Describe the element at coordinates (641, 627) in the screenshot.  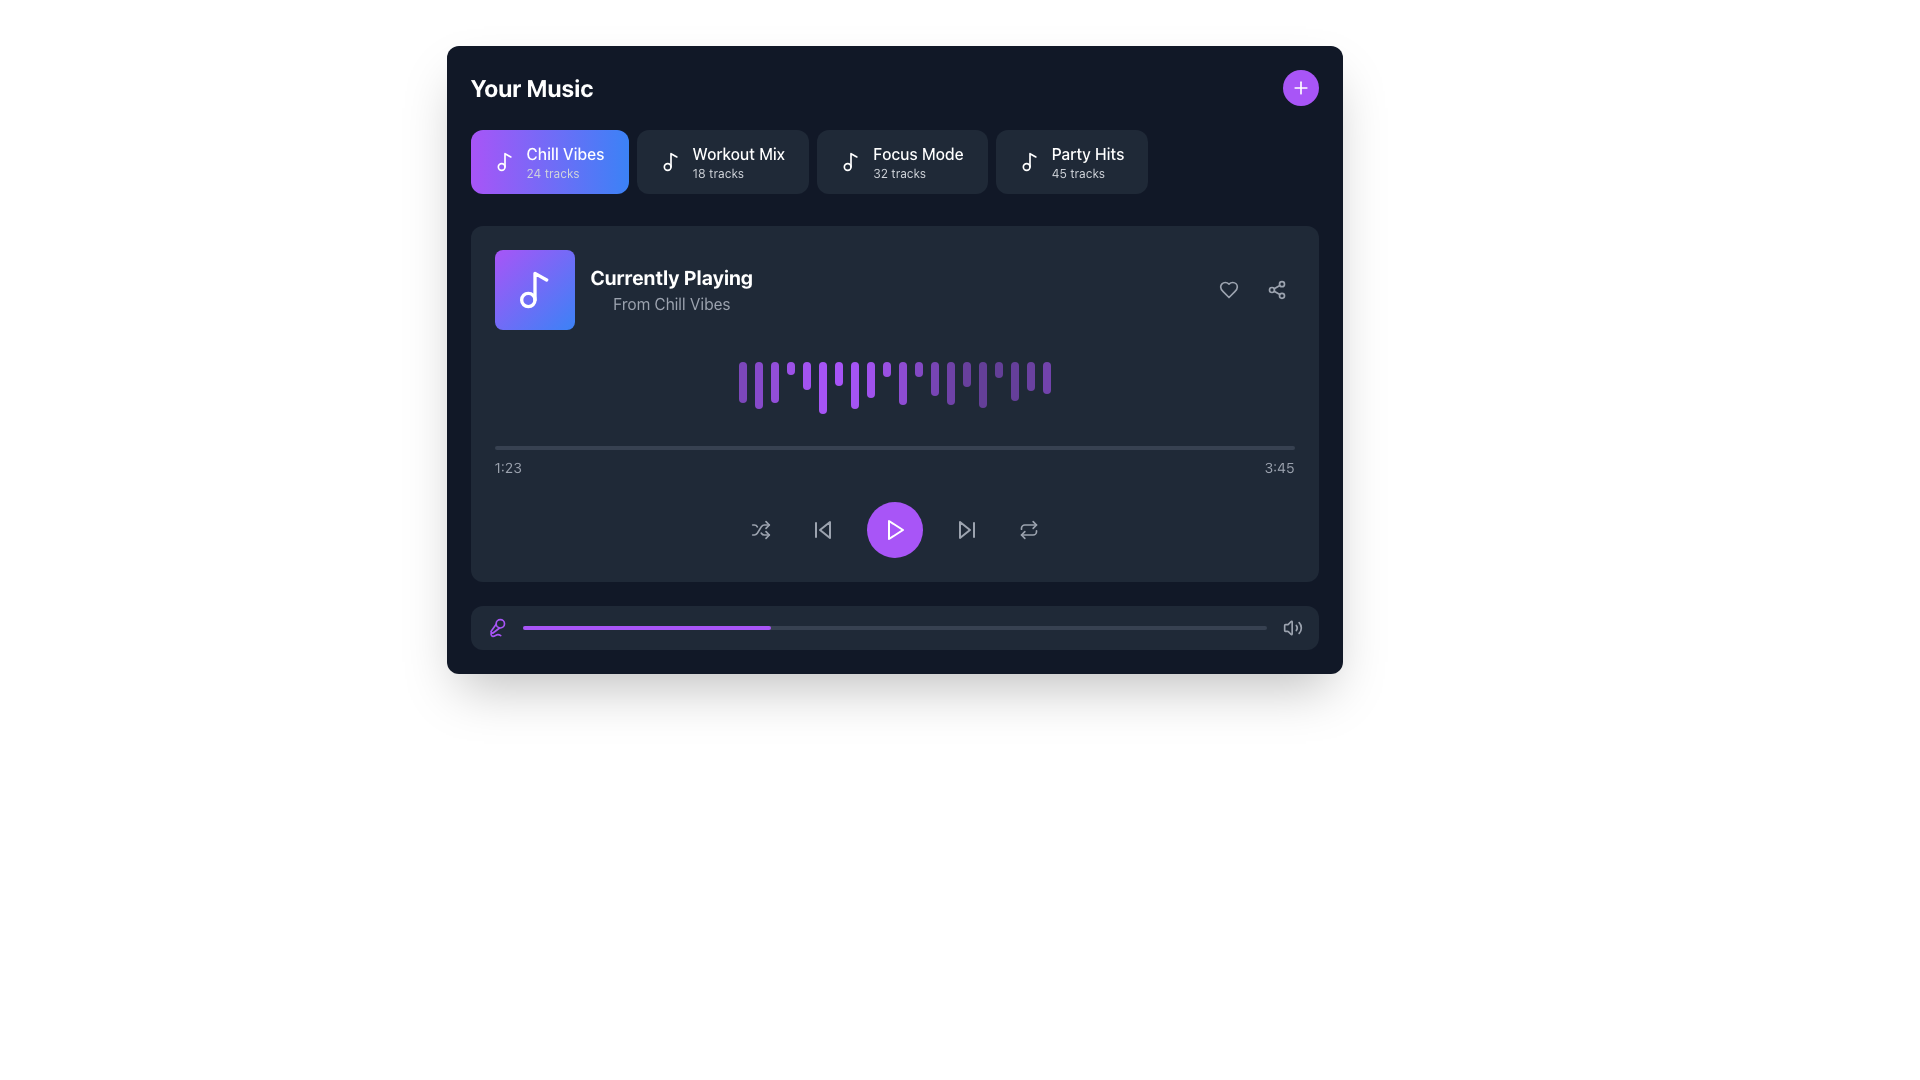
I see `the music progress bar` at that location.